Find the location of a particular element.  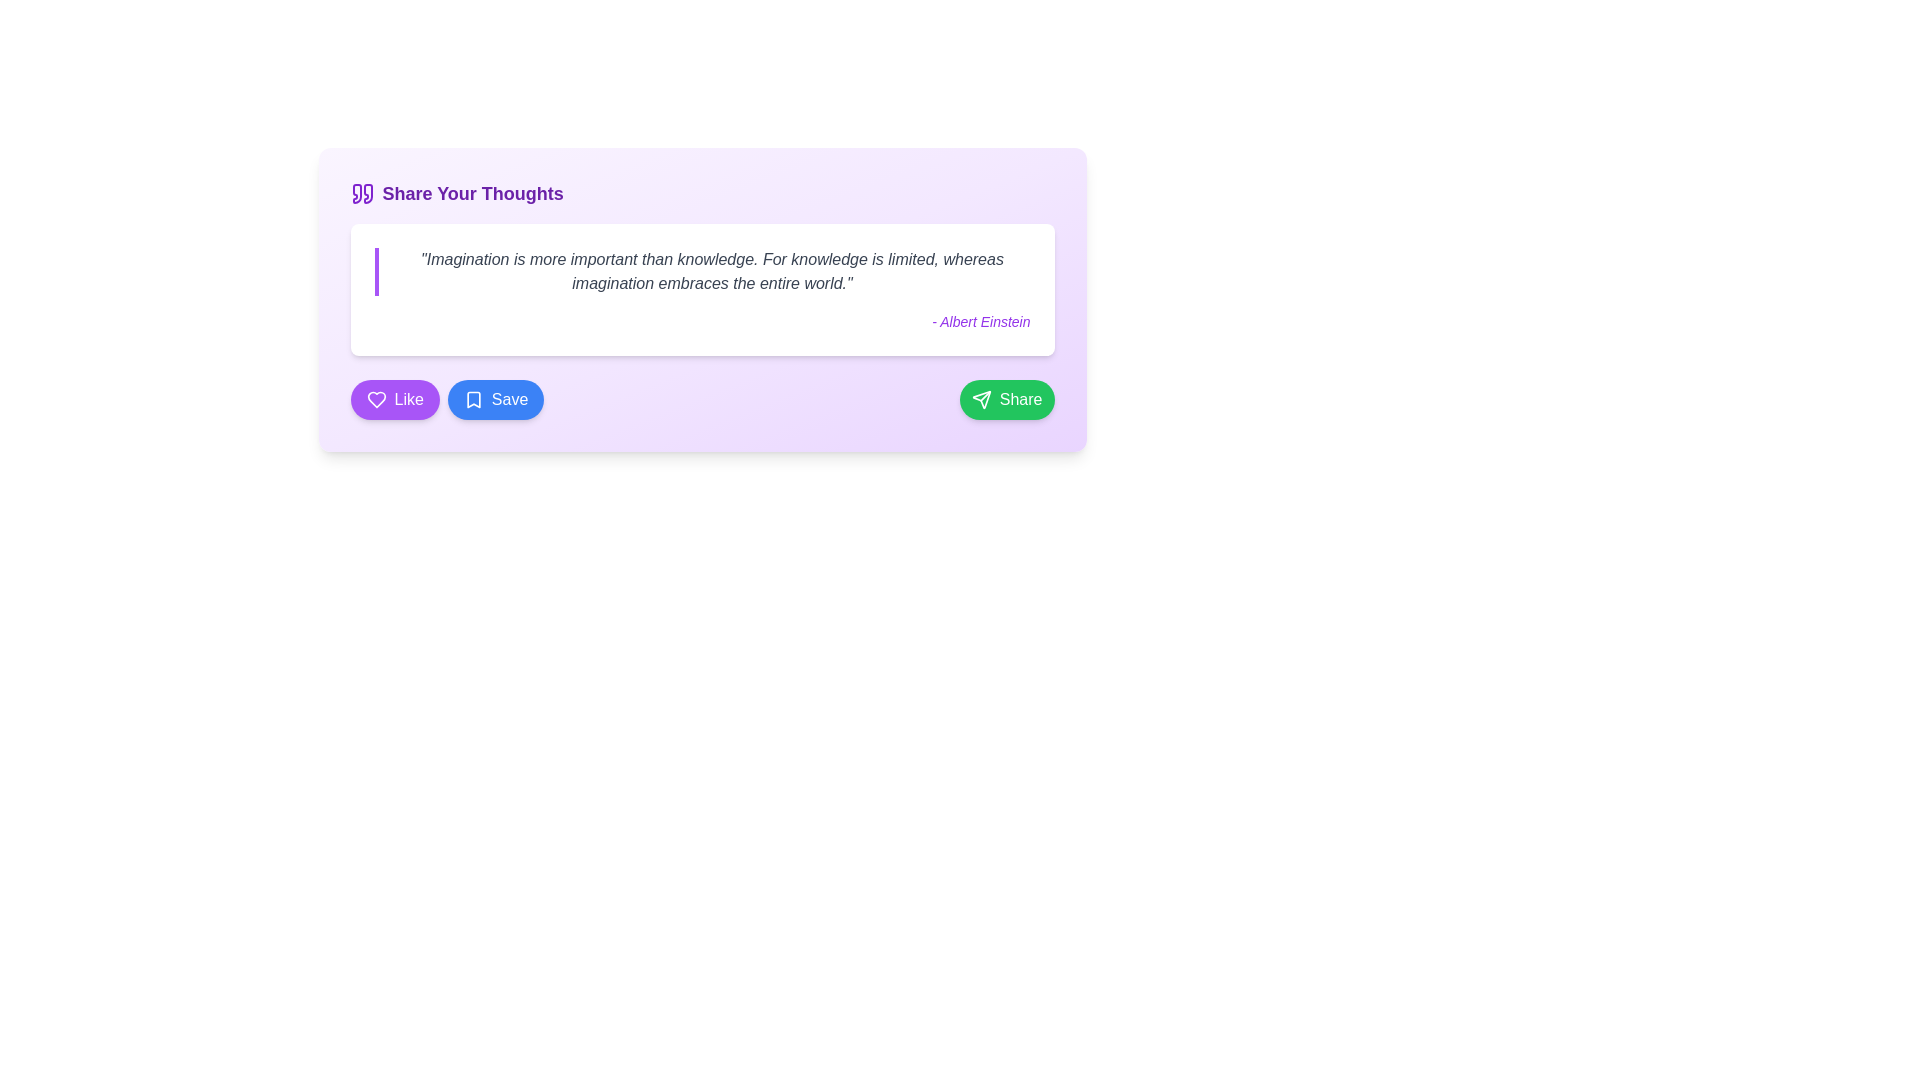

the triangular send icon located within the bottom-right corner of the green circular 'Share' button to share content is located at coordinates (981, 400).